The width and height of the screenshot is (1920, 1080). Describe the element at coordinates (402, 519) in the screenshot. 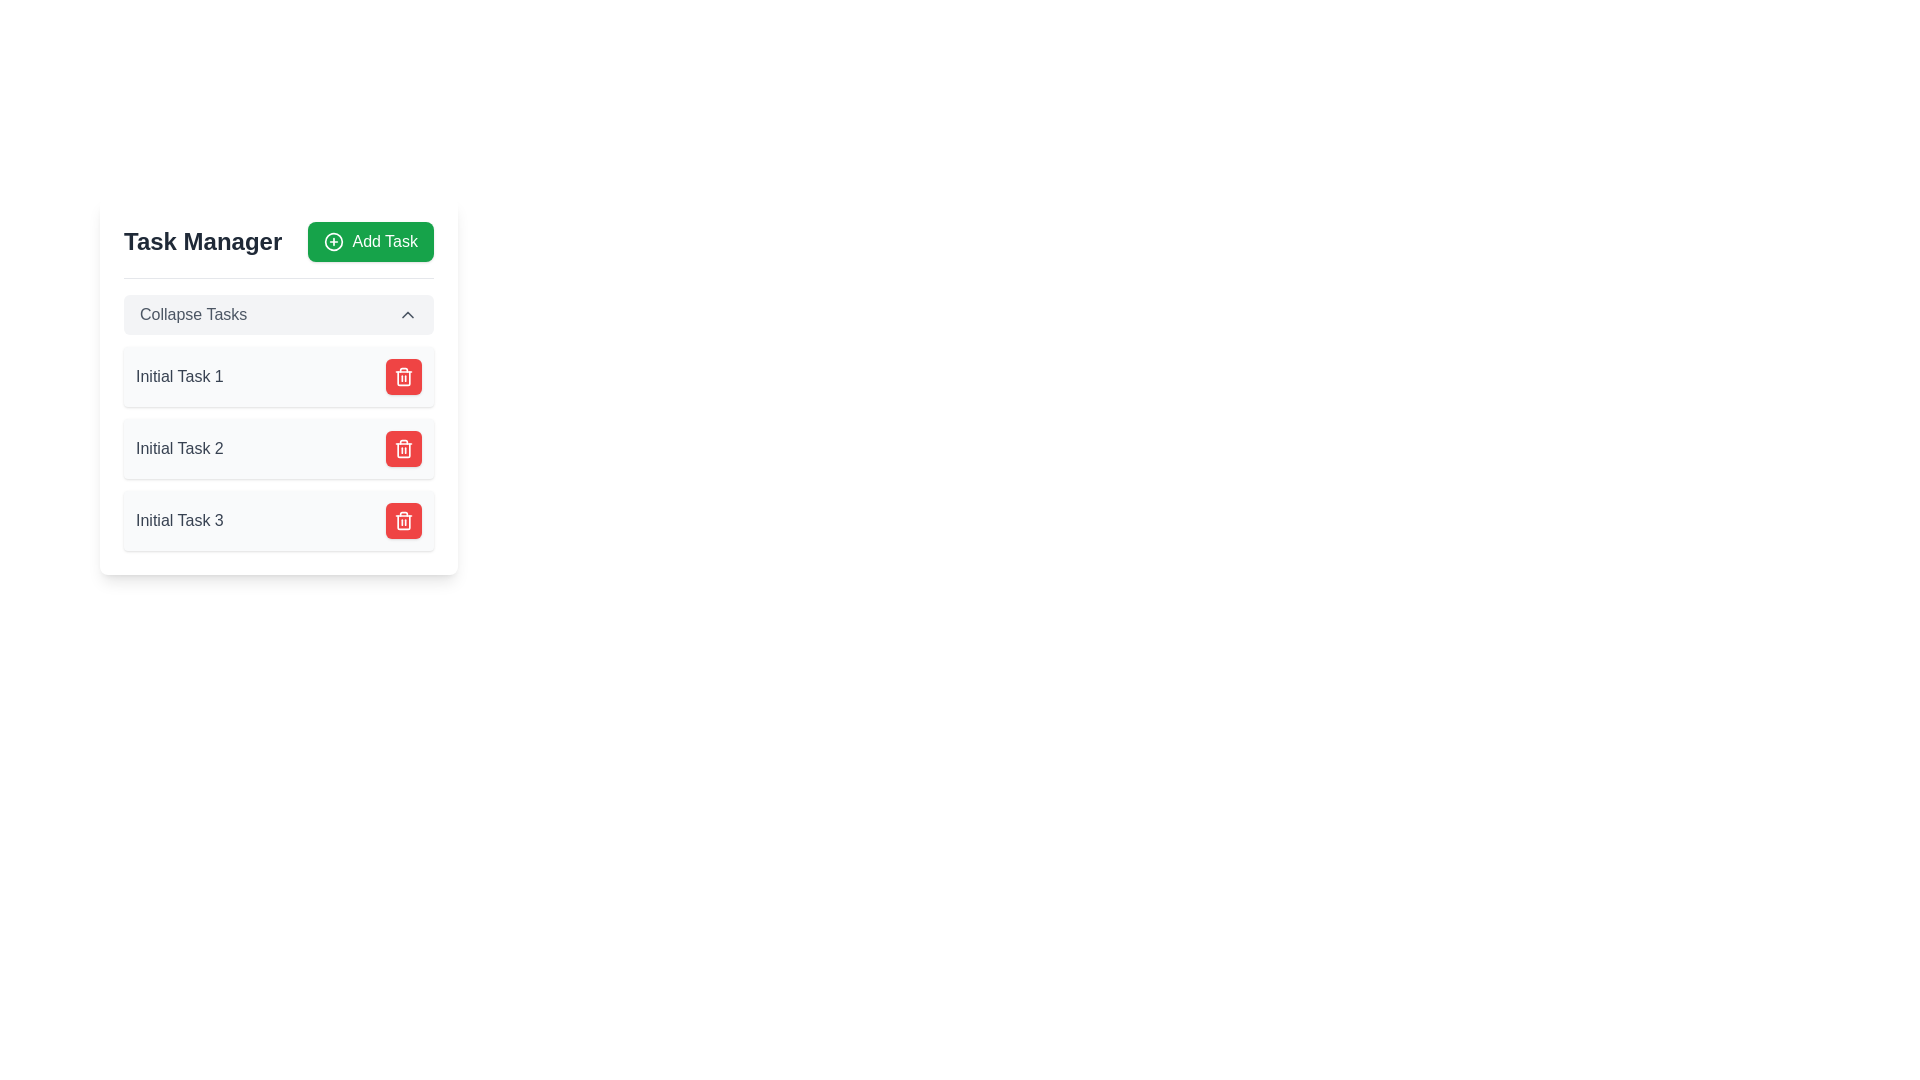

I see `the red delete button with a trash can icon located on the right side of the 'Initial Task 3' item` at that location.